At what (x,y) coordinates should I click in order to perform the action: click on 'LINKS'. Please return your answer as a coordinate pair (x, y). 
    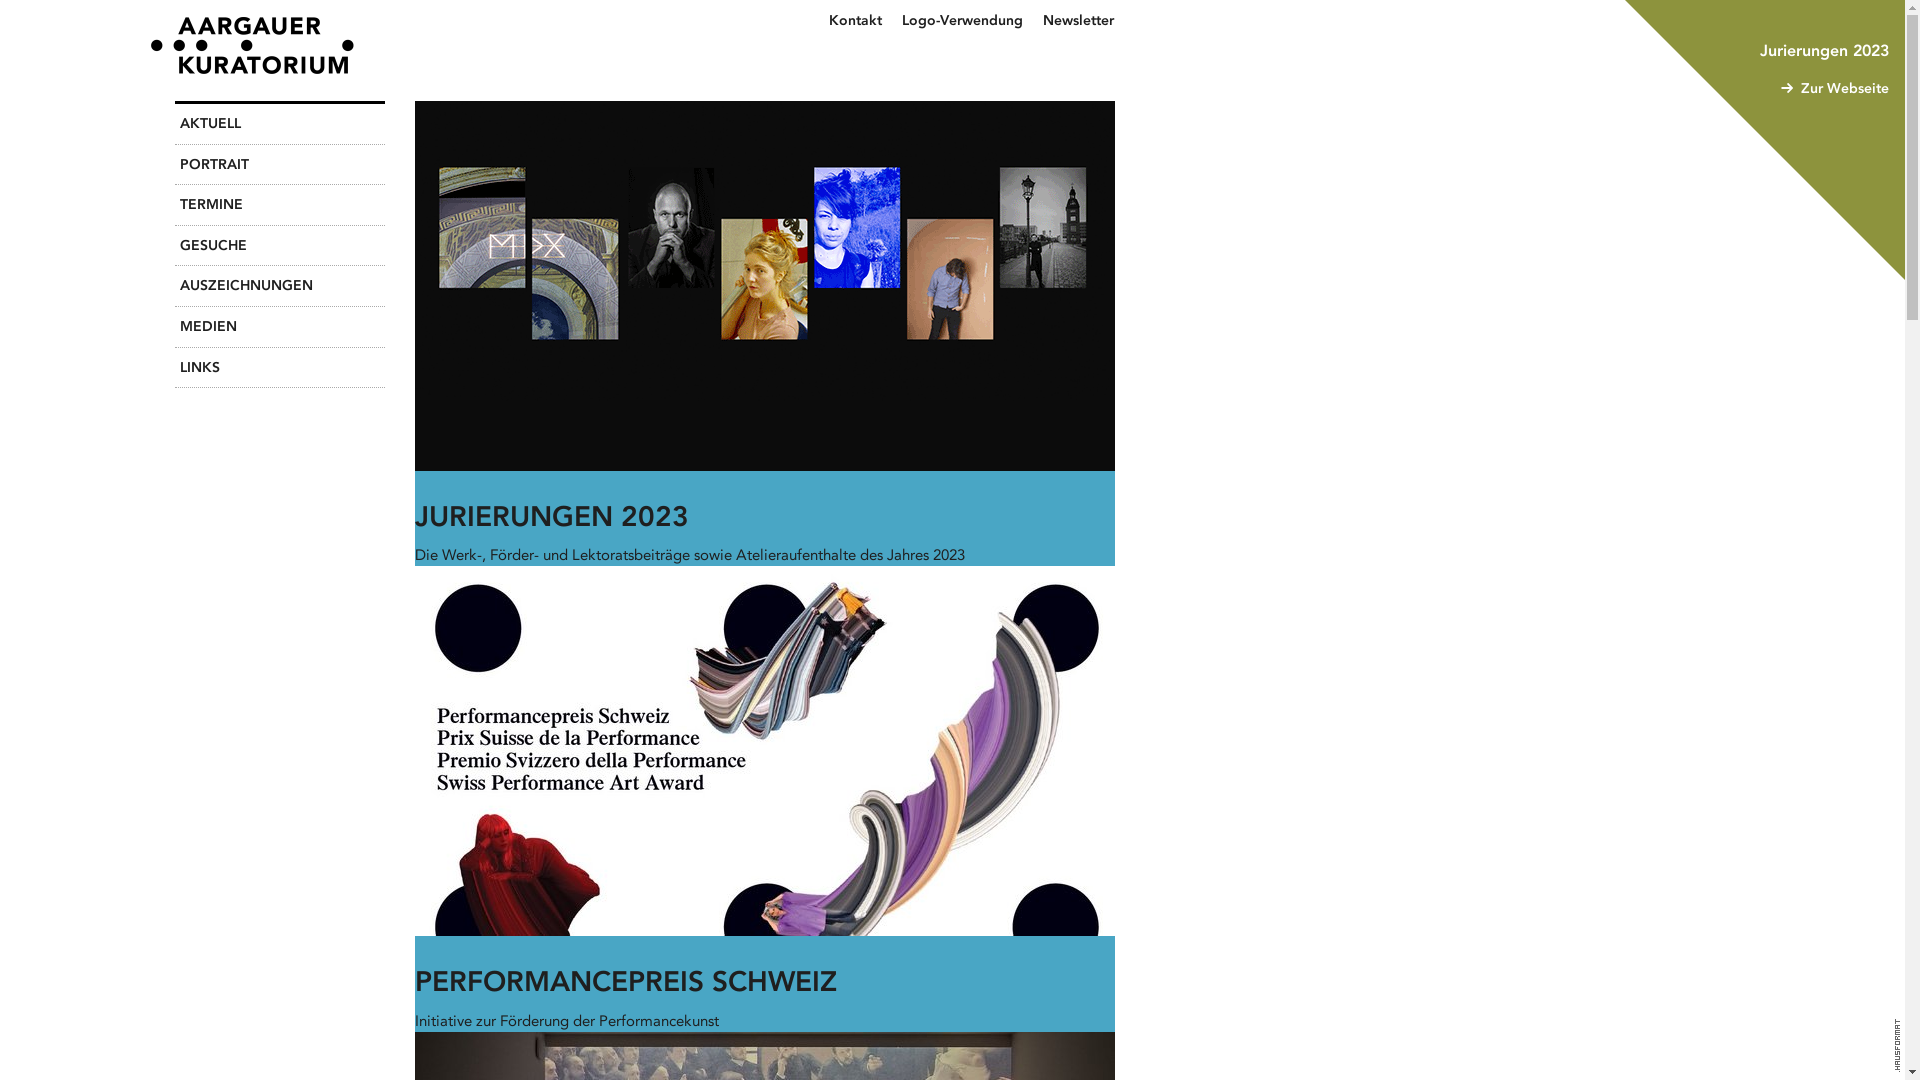
    Looking at the image, I should click on (278, 368).